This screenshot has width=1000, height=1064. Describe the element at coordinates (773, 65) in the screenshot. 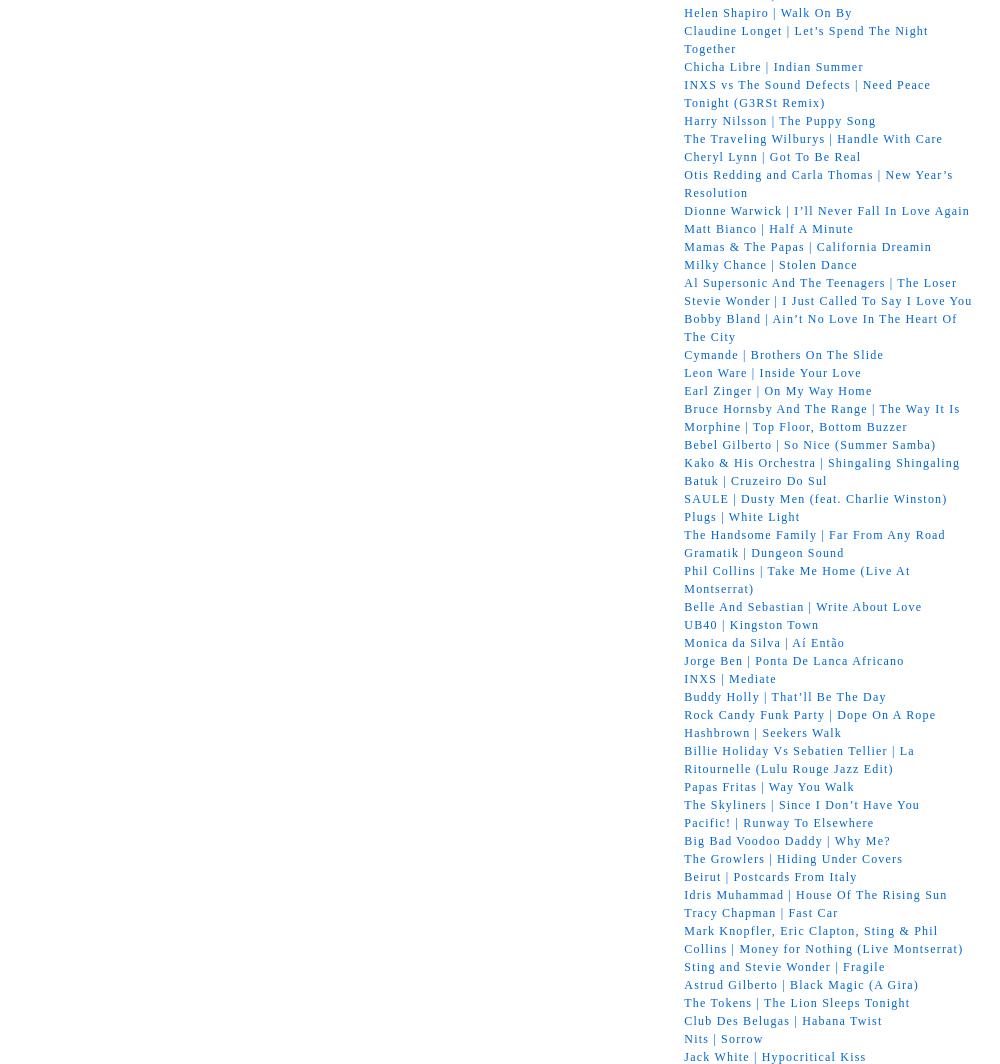

I see `'Chicha Libre | Indian Summer'` at that location.